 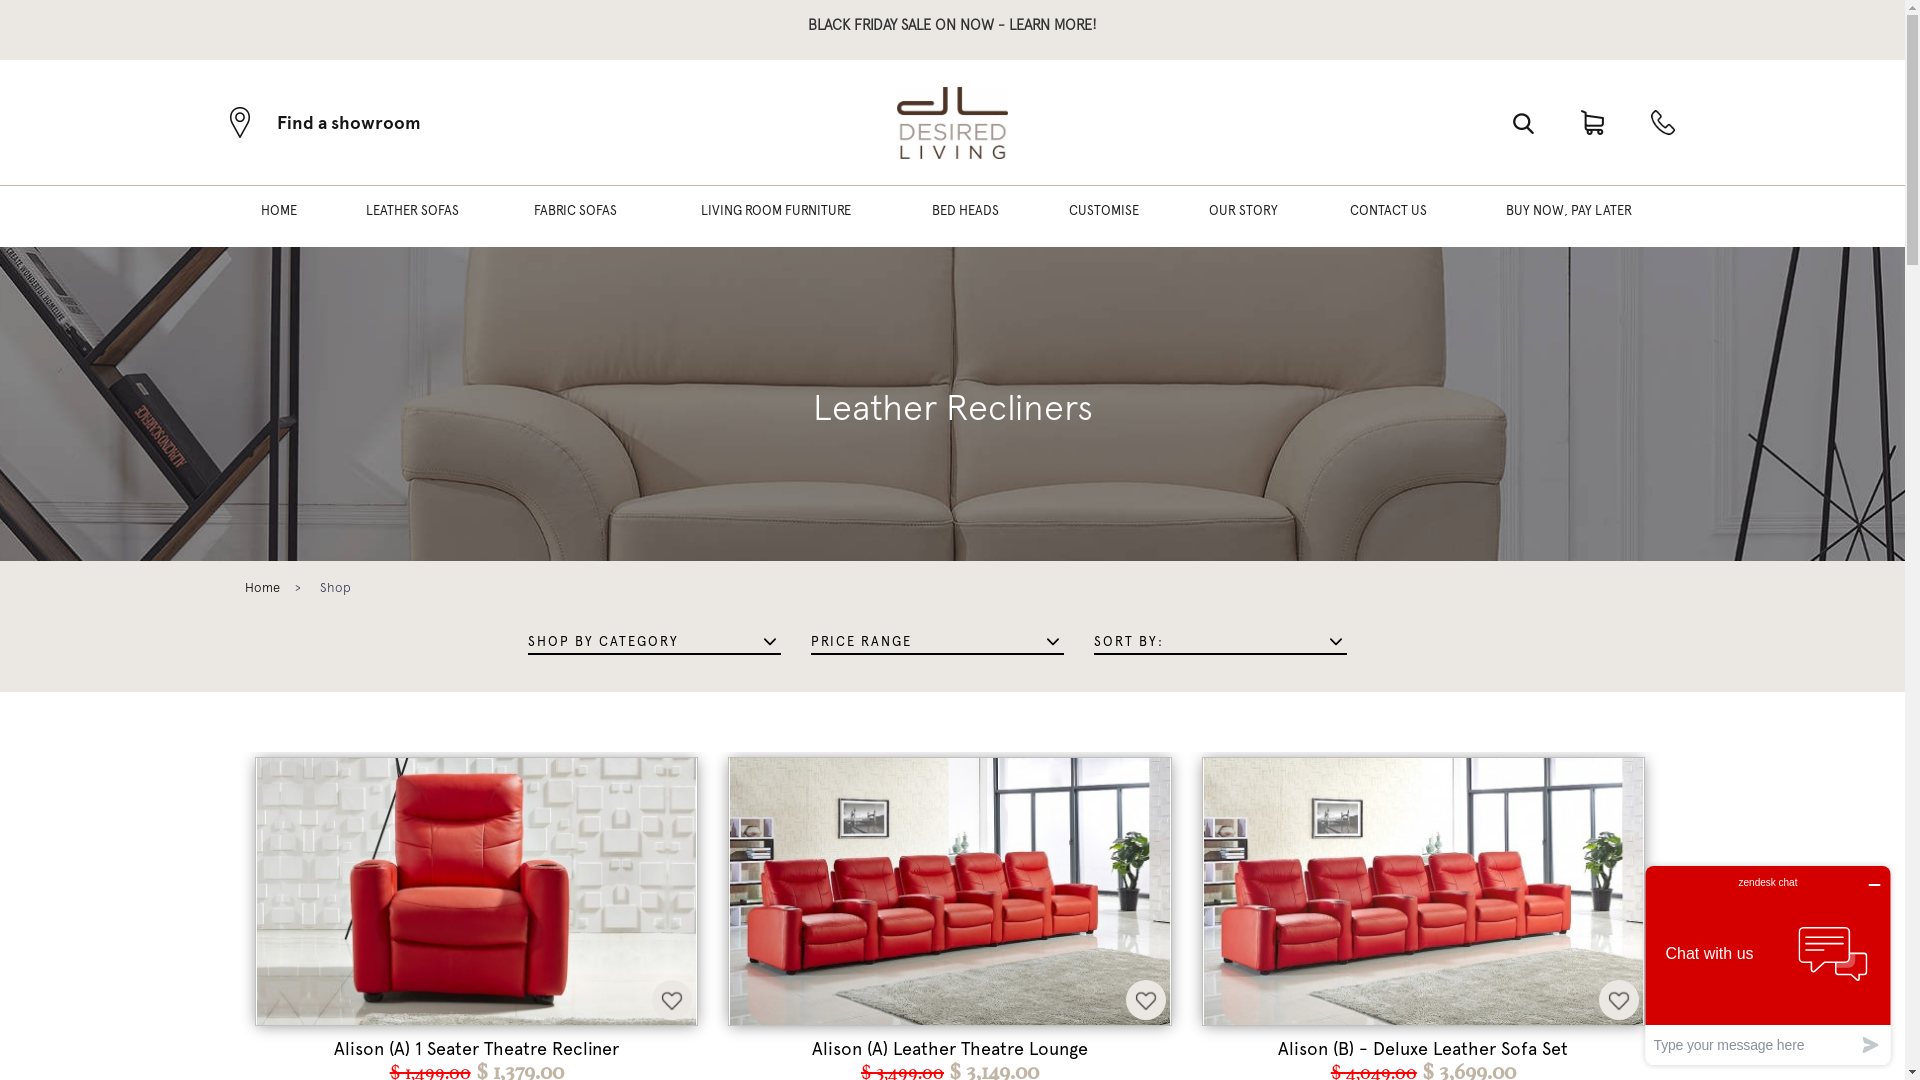 What do you see at coordinates (775, 216) in the screenshot?
I see `'LIVING ROOM FURNITURE'` at bounding box center [775, 216].